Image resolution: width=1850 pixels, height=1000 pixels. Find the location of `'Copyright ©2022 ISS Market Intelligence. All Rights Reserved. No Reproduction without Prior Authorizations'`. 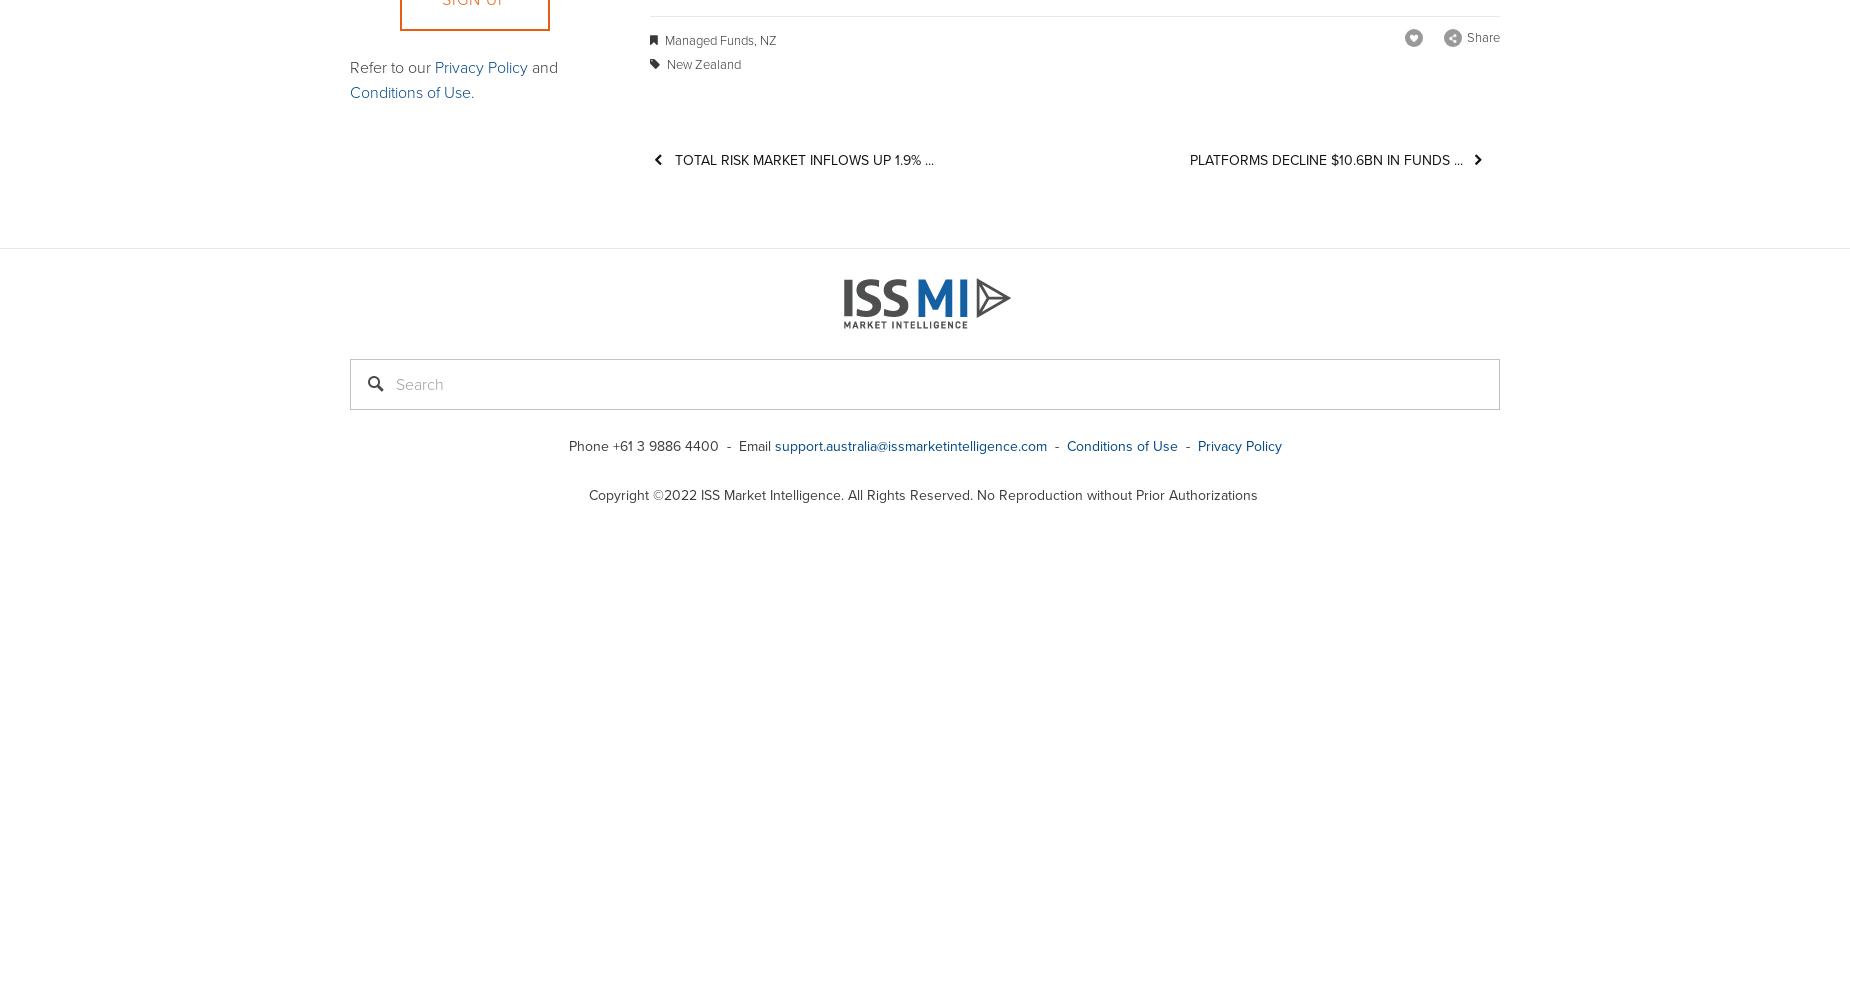

'Copyright ©2022 ISS Market Intelligence. All Rights Reserved. No Reproduction without Prior Authorizations' is located at coordinates (924, 494).